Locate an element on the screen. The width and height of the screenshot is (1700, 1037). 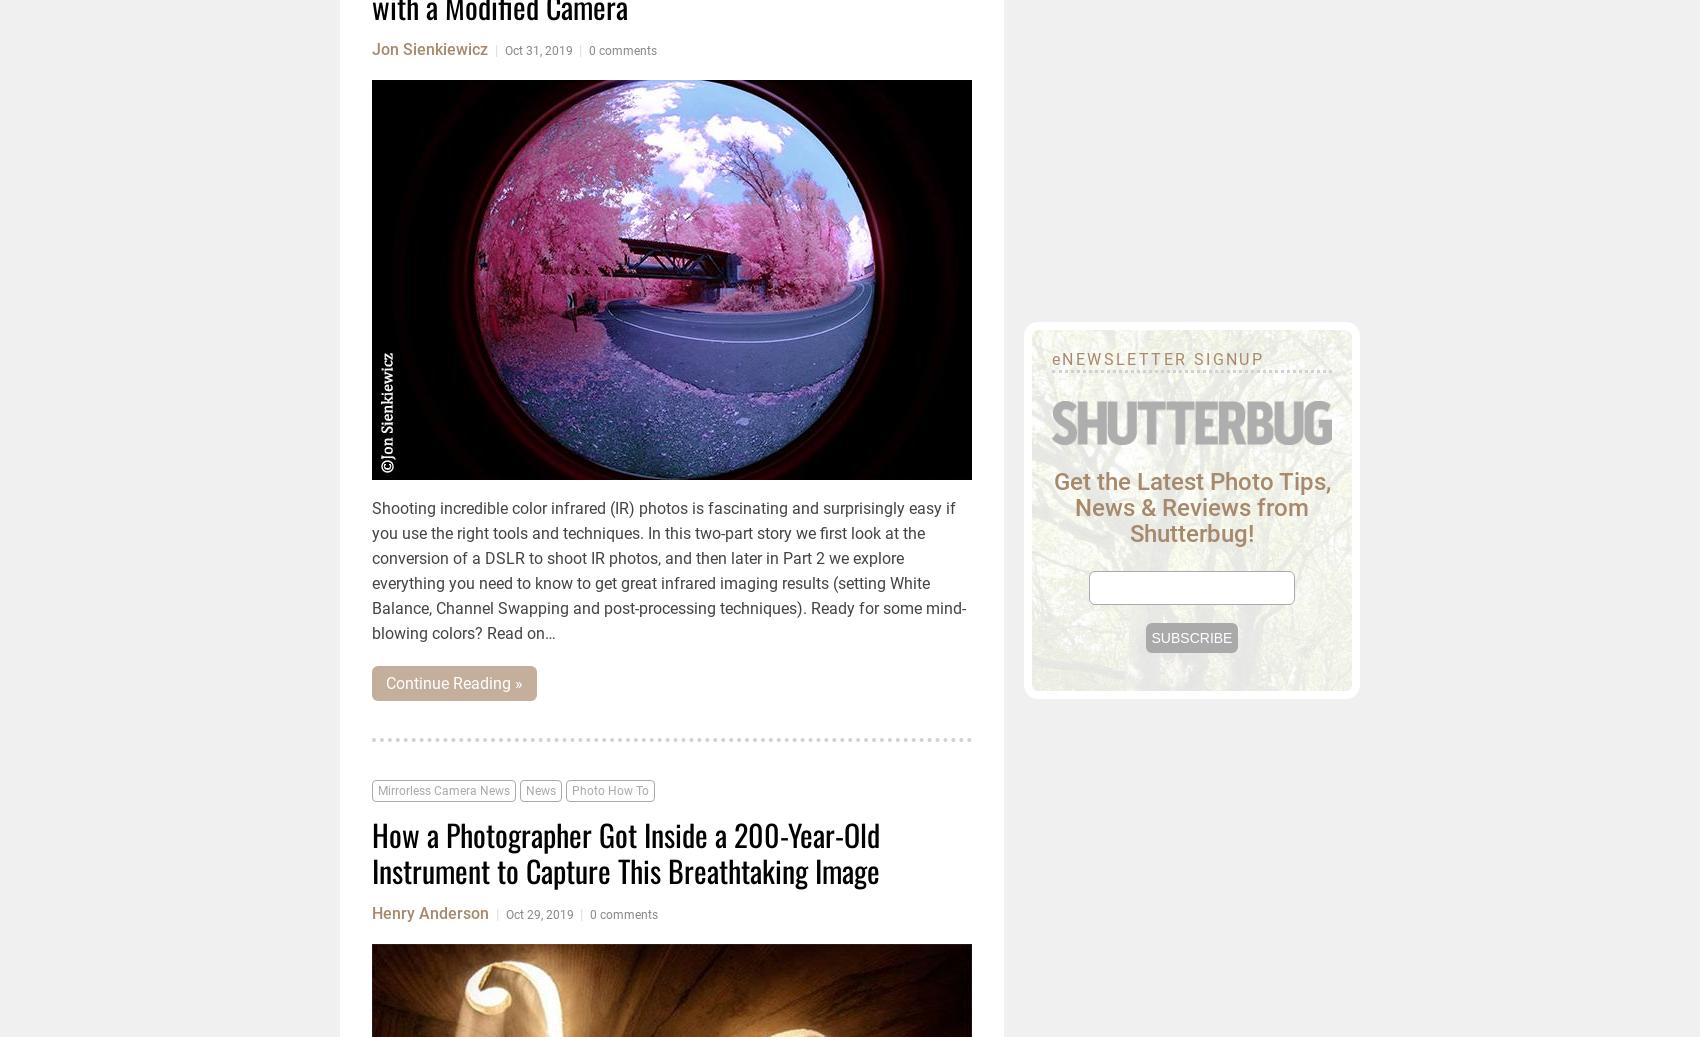
'News' is located at coordinates (539, 791).